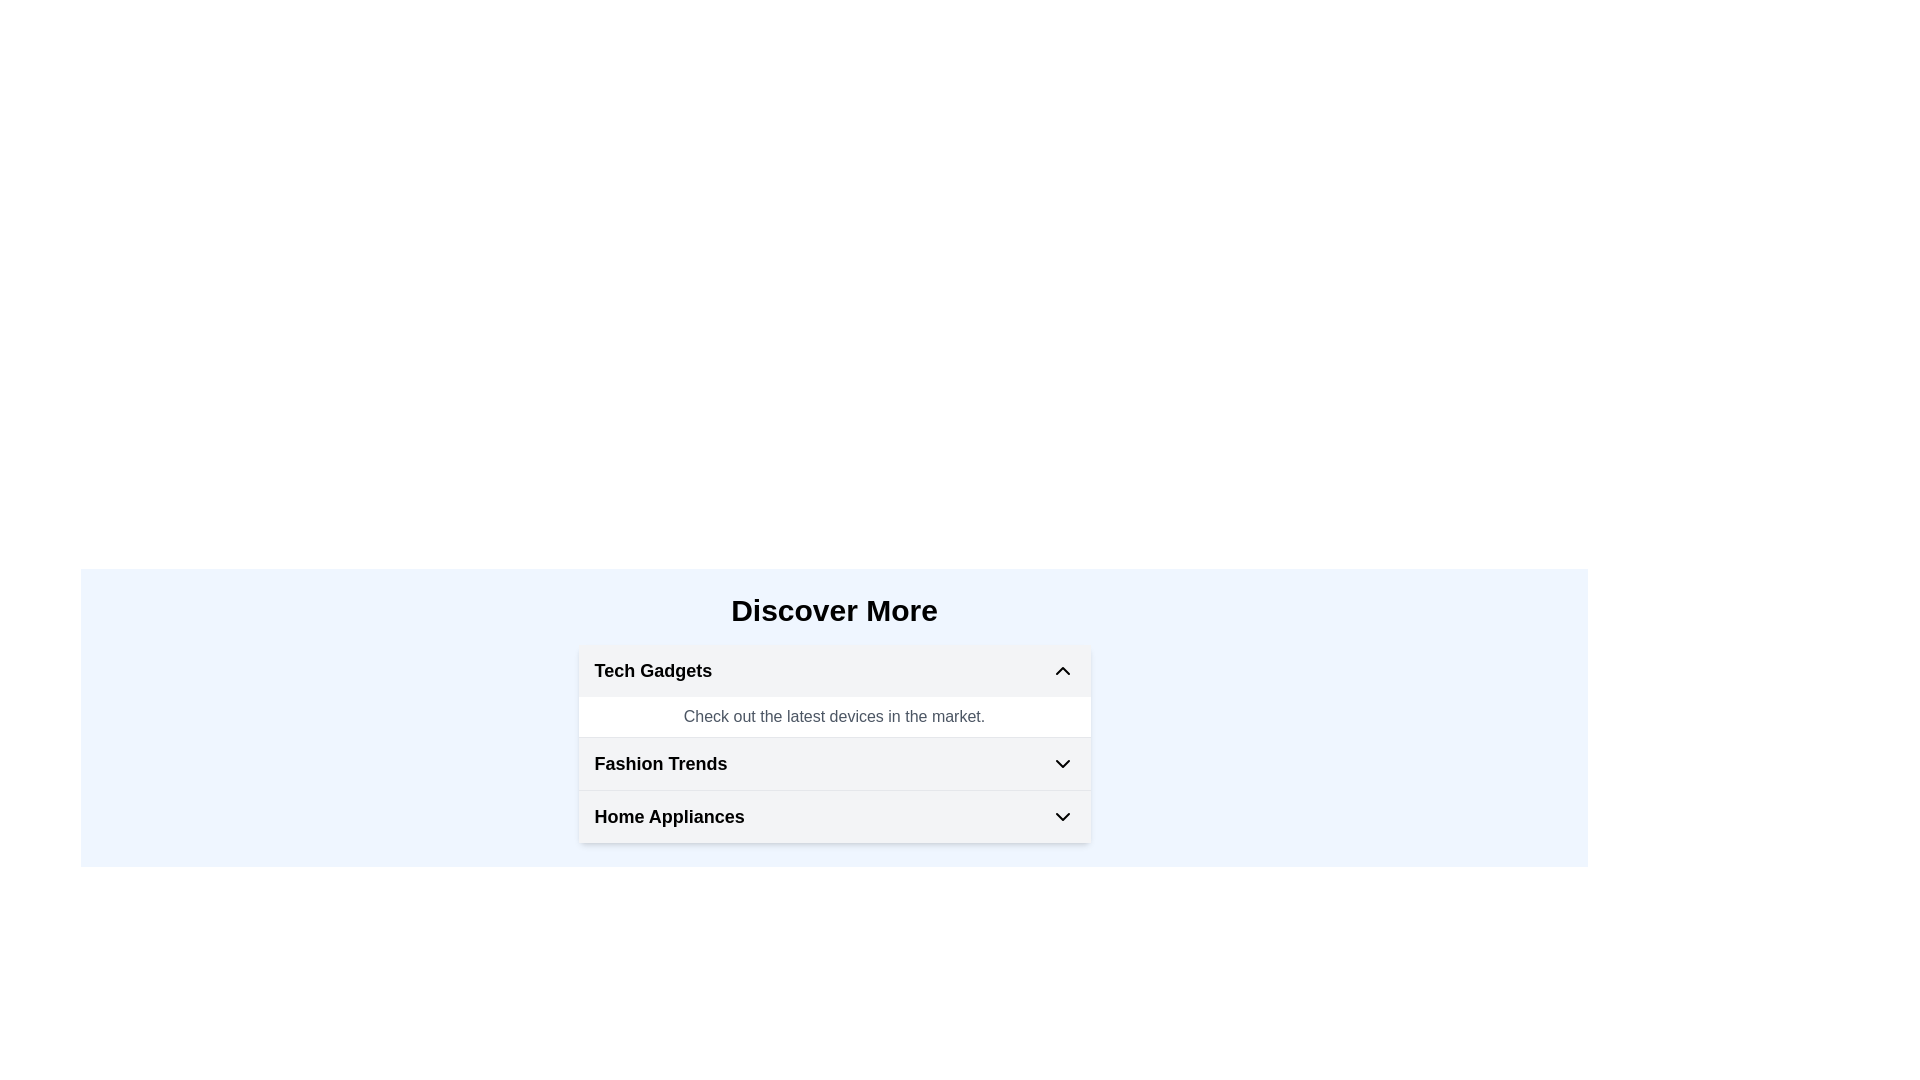 The image size is (1920, 1080). What do you see at coordinates (669, 817) in the screenshot?
I see `the 'Home Appliances' category label` at bounding box center [669, 817].